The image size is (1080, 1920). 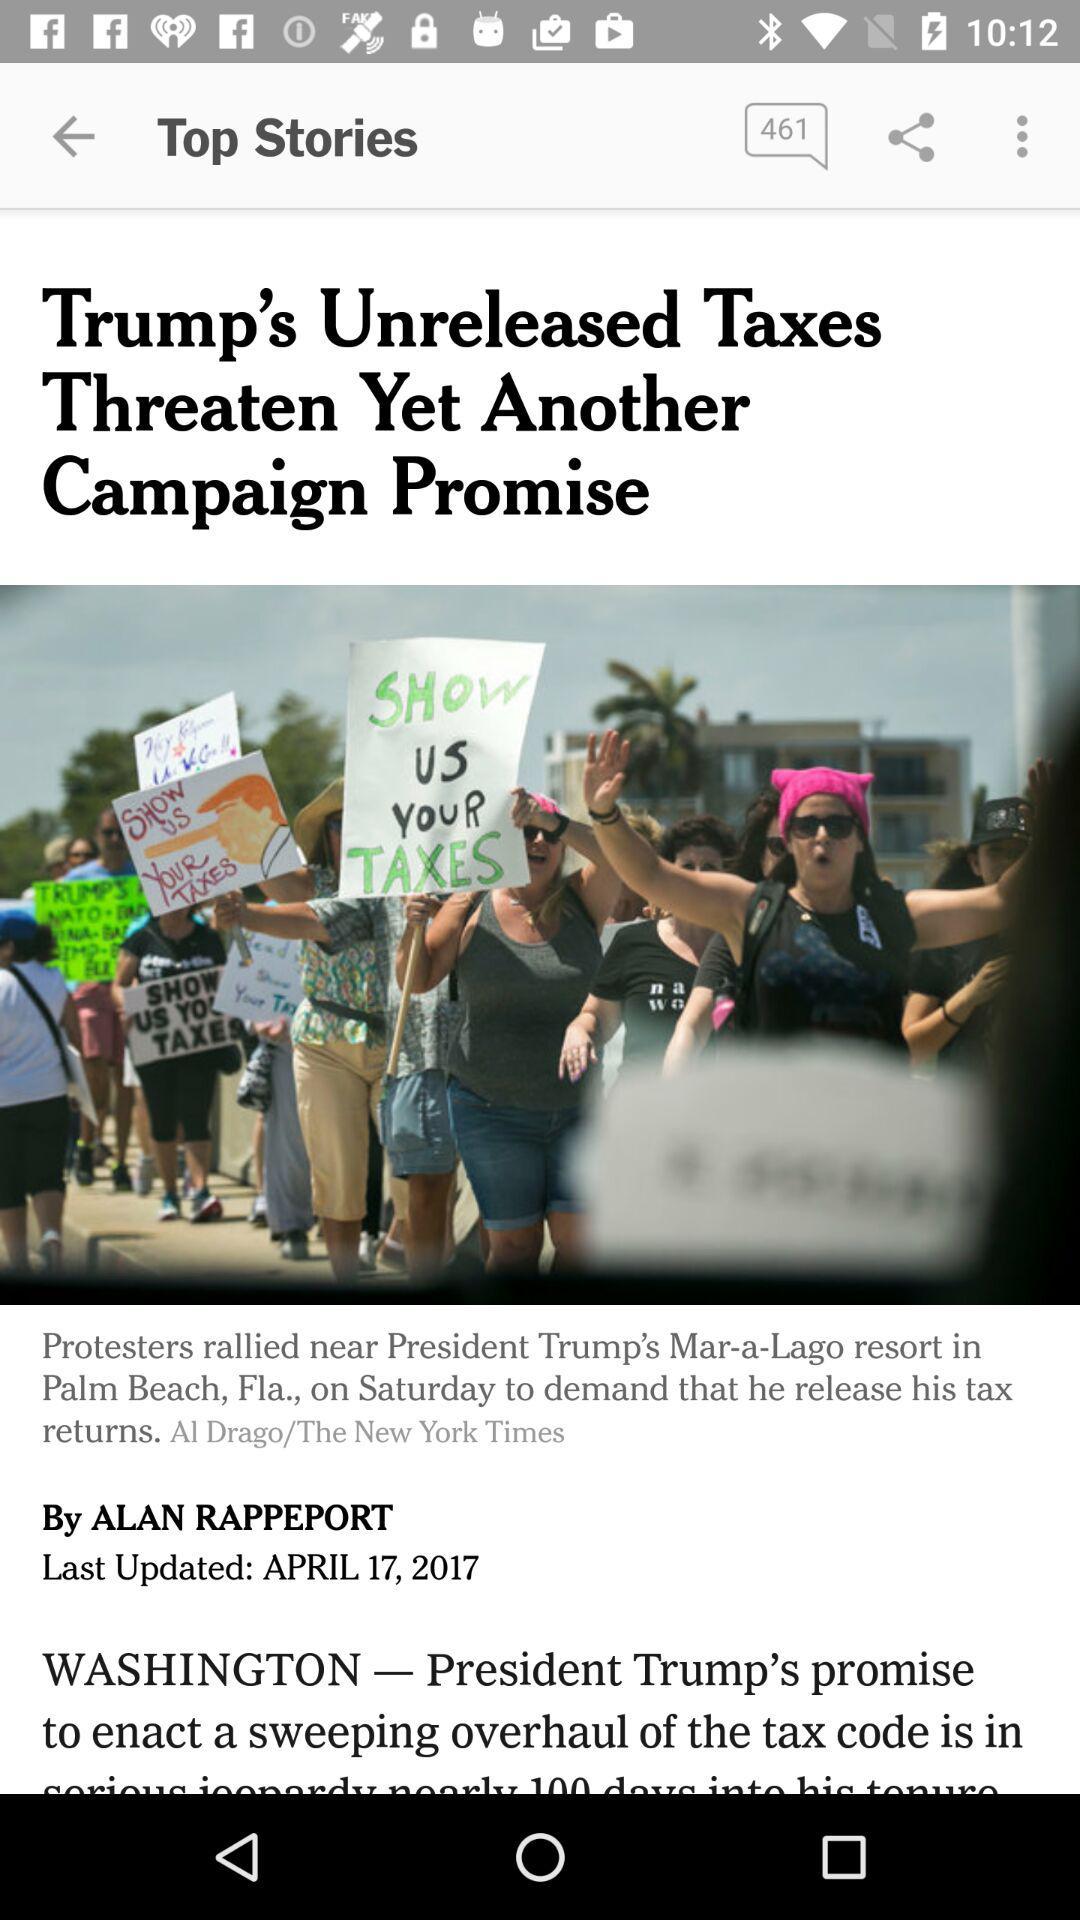 What do you see at coordinates (785, 135) in the screenshot?
I see `the app to the right of the top stories` at bounding box center [785, 135].